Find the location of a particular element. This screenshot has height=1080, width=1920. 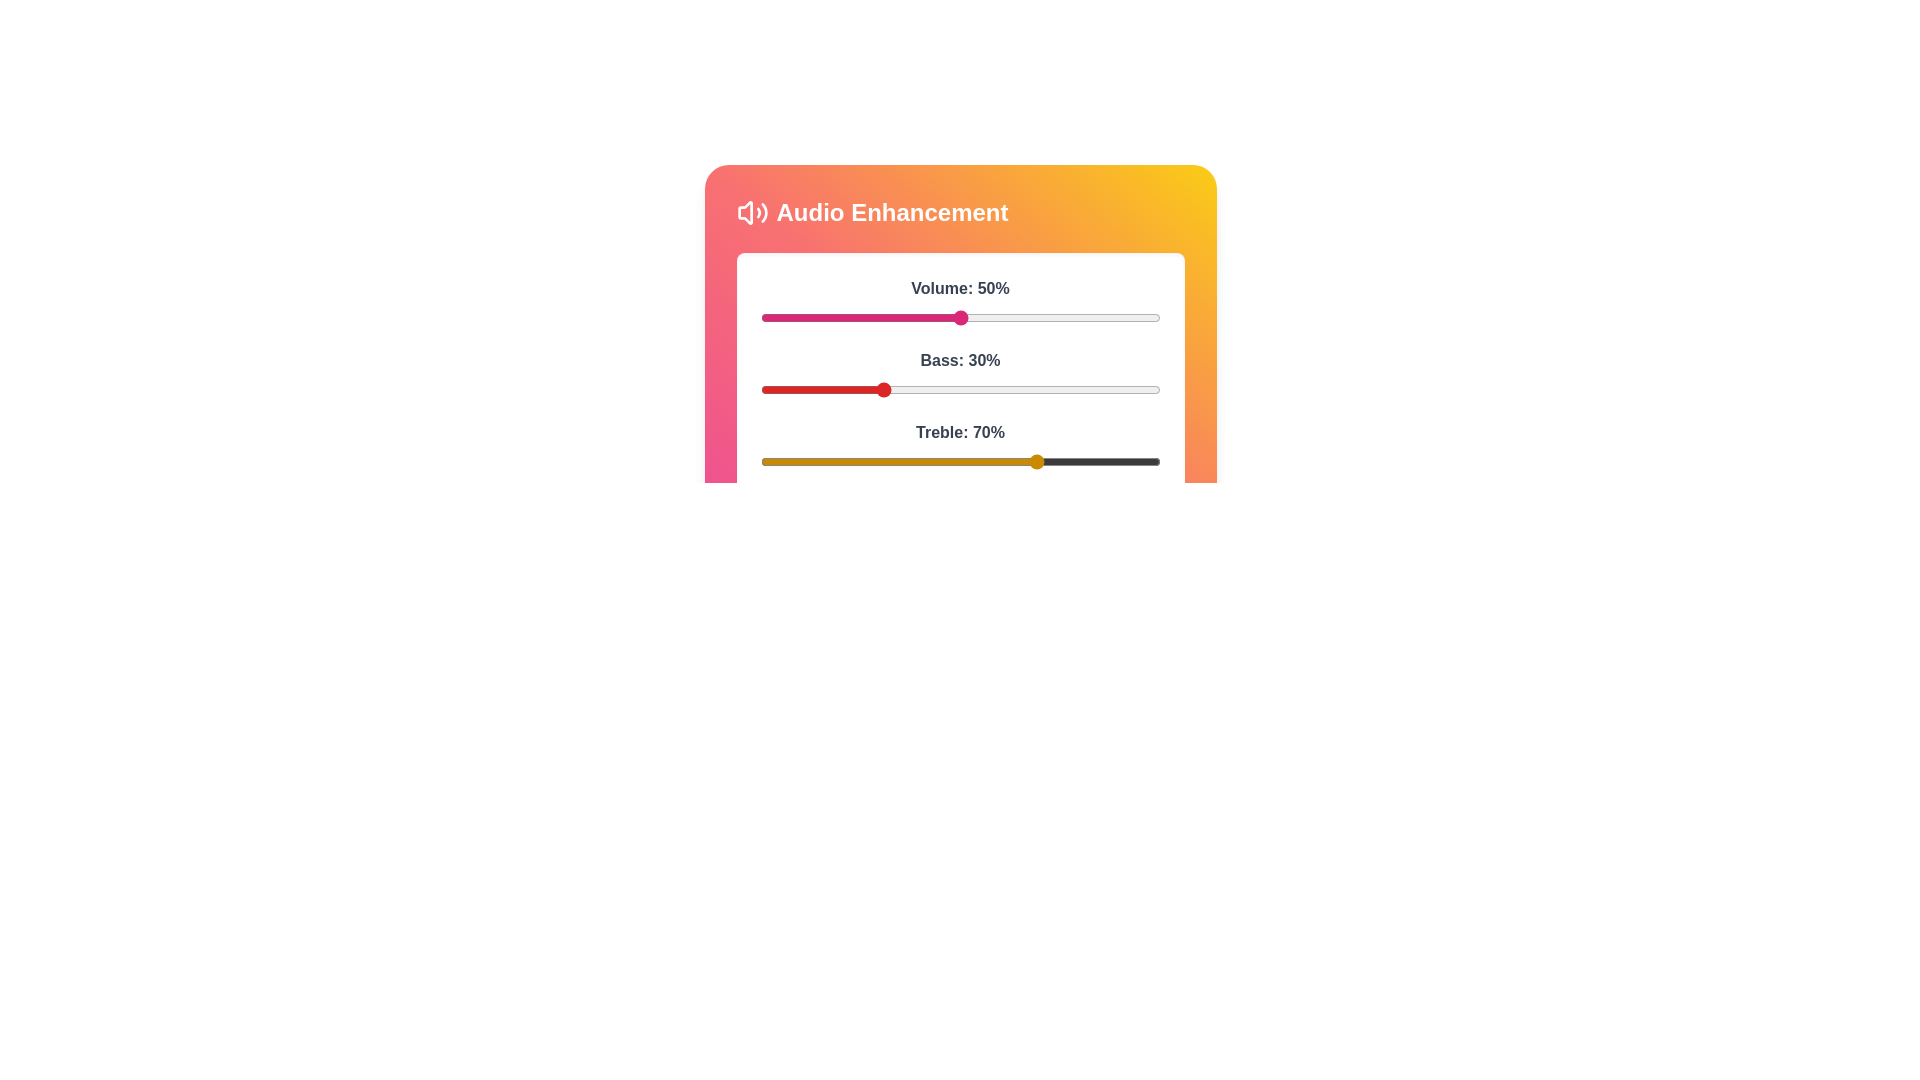

the bold, large-sized text label saying 'Audio Enhancement' styled in white font, which is positioned near the top of a gradient background transitioning from pink to orange is located at coordinates (891, 212).